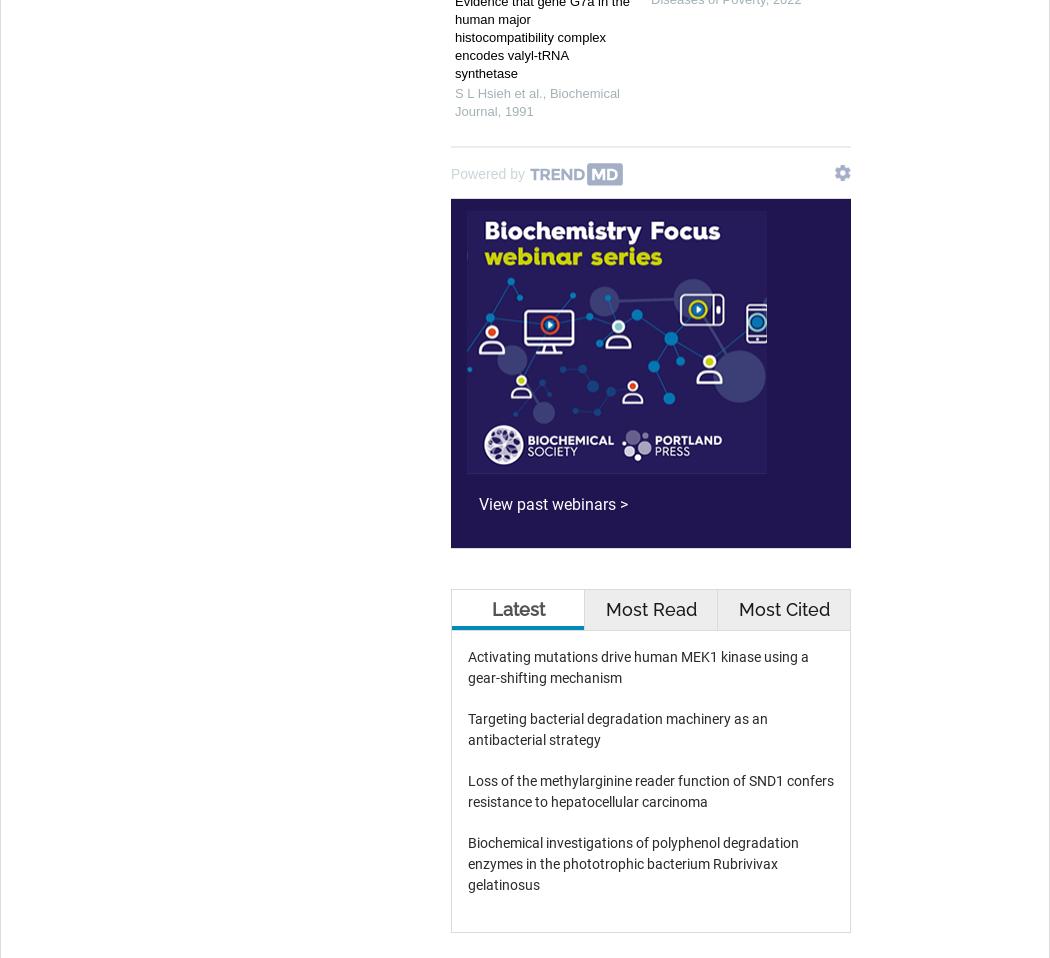 The image size is (1050, 958). Describe the element at coordinates (517, 111) in the screenshot. I see `'1991'` at that location.